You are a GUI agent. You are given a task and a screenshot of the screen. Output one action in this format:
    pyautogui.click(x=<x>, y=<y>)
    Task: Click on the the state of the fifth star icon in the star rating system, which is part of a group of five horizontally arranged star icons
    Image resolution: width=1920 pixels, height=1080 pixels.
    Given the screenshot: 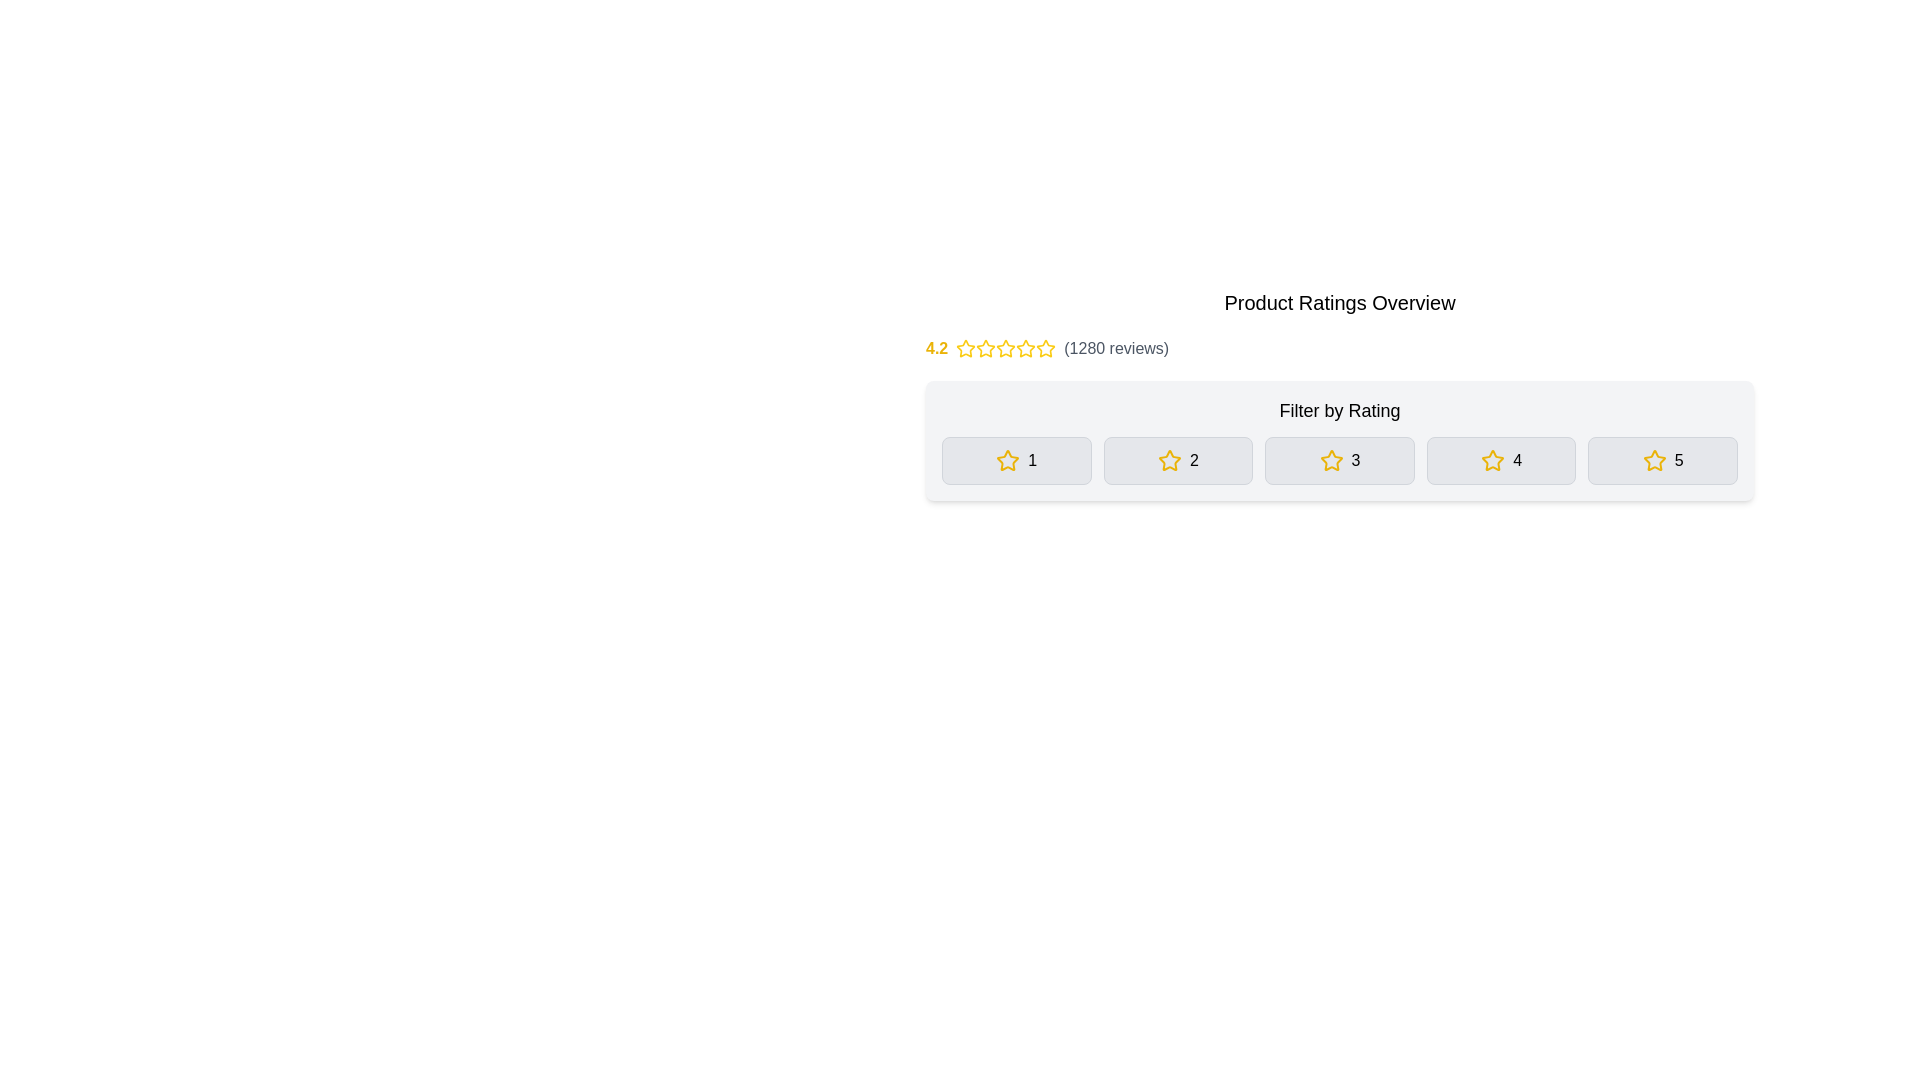 What is the action you would take?
    pyautogui.click(x=1026, y=347)
    